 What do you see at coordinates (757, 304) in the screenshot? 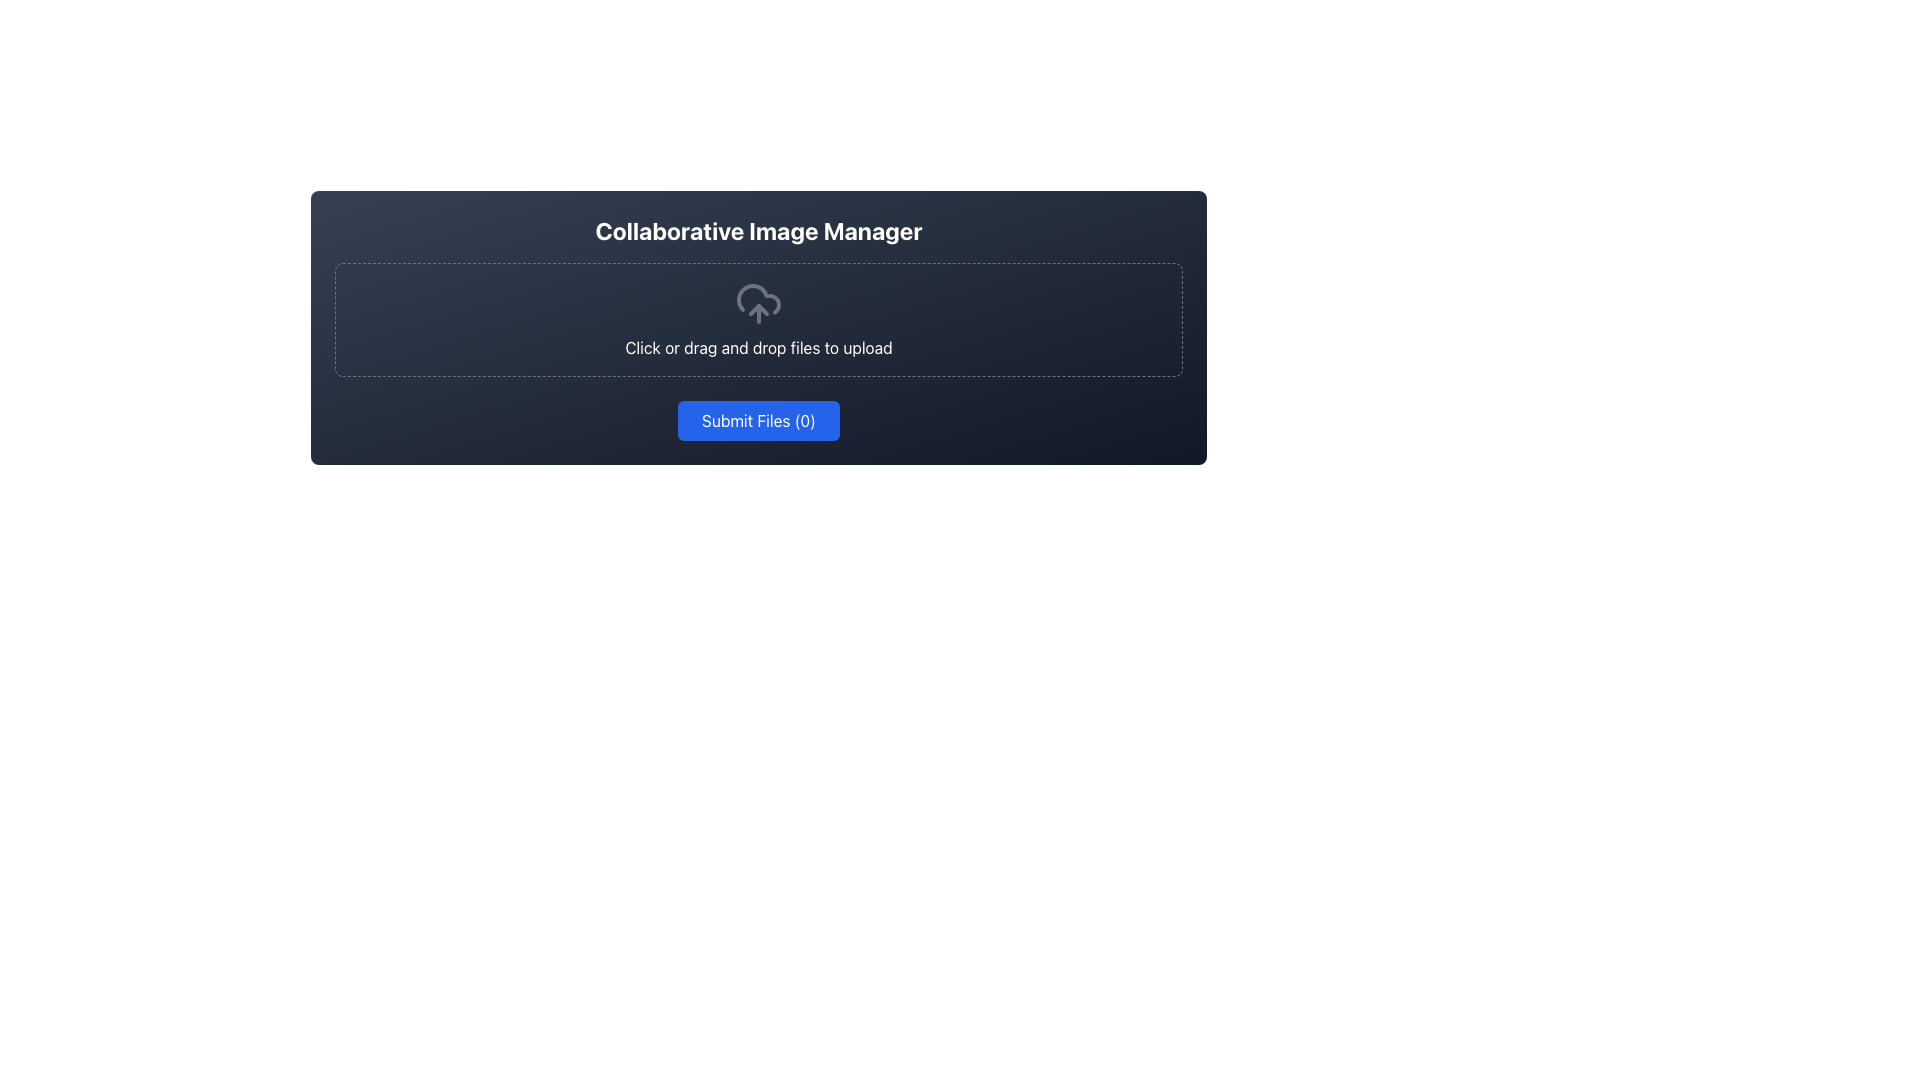
I see `the cloud upload icon, which is styled in gray tones and located above the text 'Click or drag and drop files to upload' in the file upload area` at bounding box center [757, 304].